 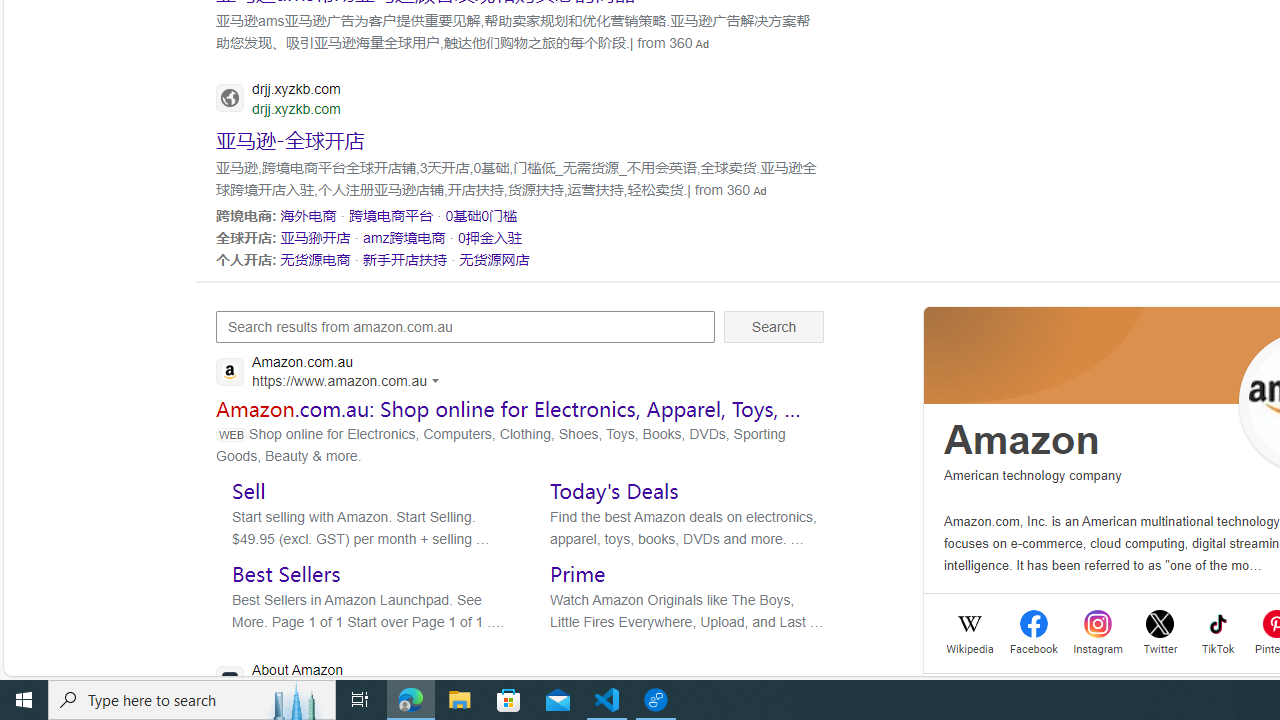 I want to click on 'Sell', so click(x=247, y=490).